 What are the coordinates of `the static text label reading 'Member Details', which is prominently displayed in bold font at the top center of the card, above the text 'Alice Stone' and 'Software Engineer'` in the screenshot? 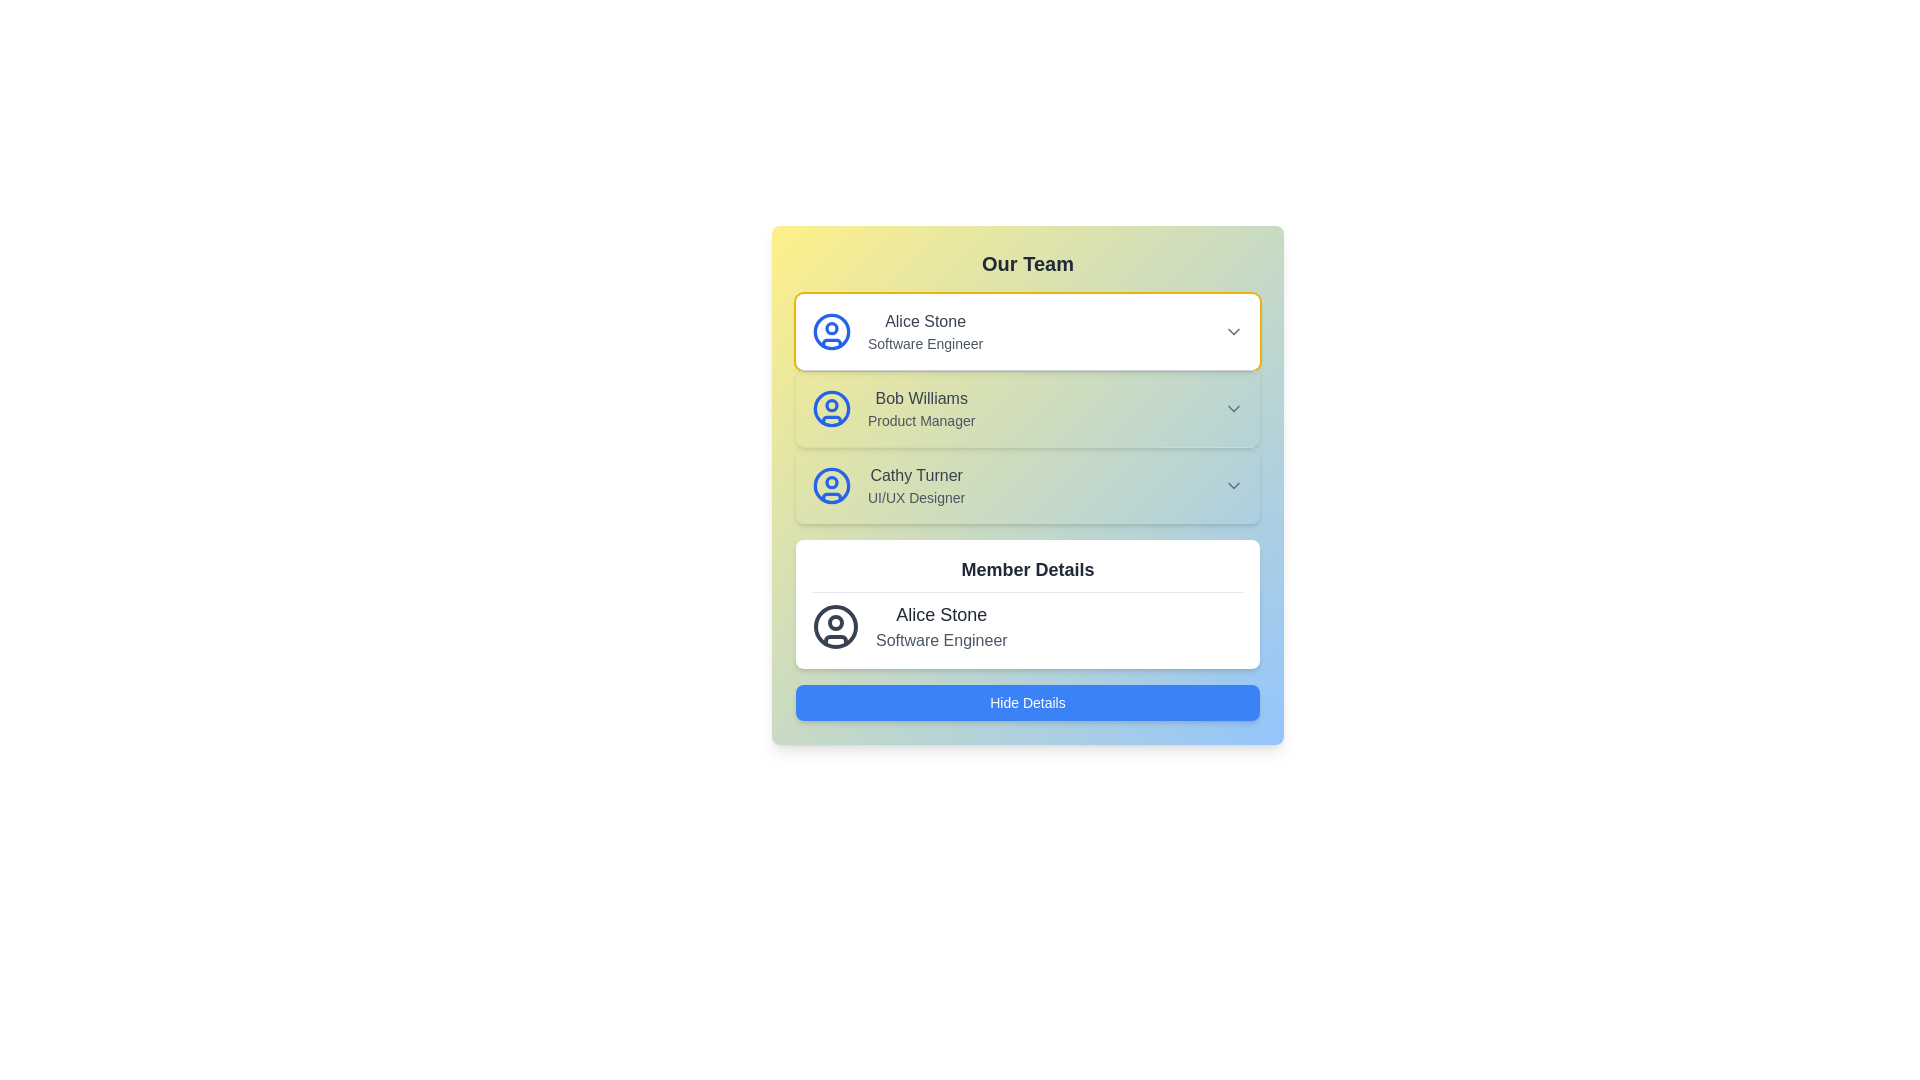 It's located at (1027, 574).